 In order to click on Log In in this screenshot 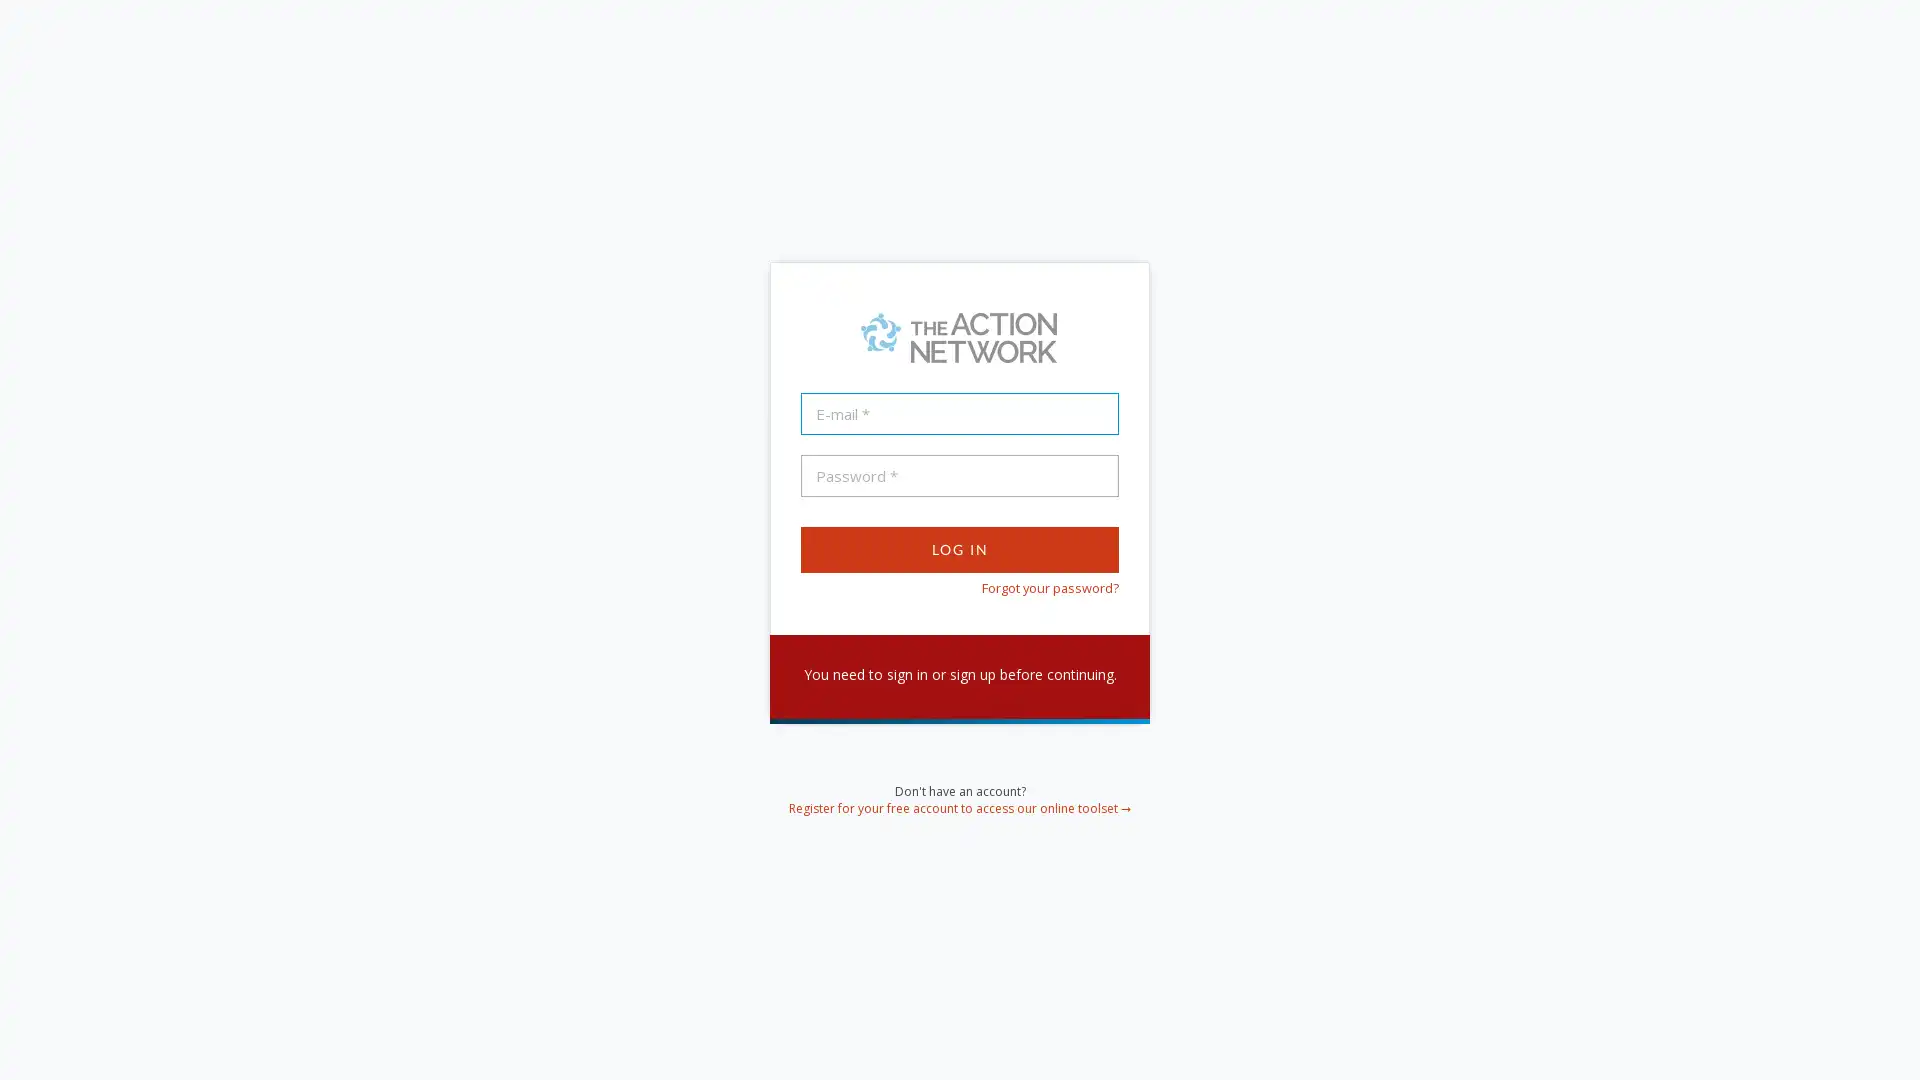, I will do `click(960, 550)`.